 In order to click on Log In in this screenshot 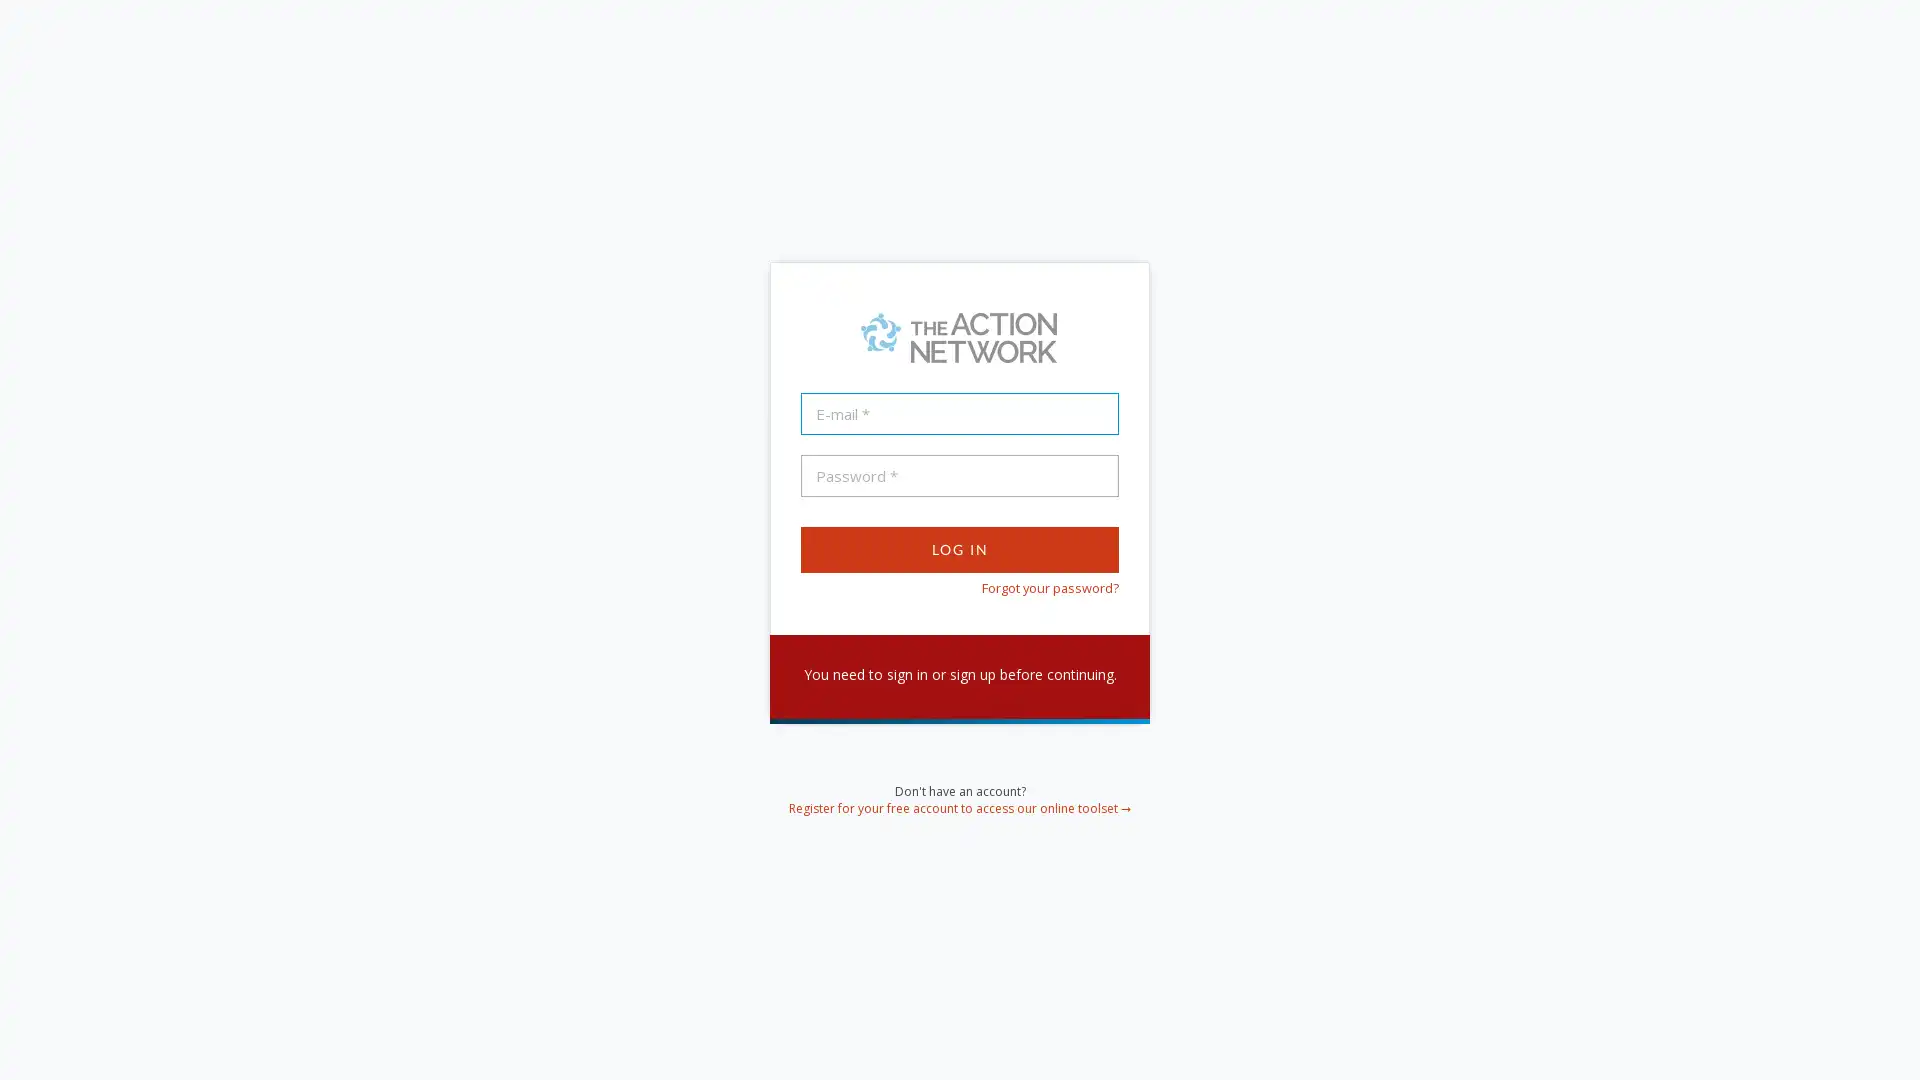, I will do `click(960, 550)`.